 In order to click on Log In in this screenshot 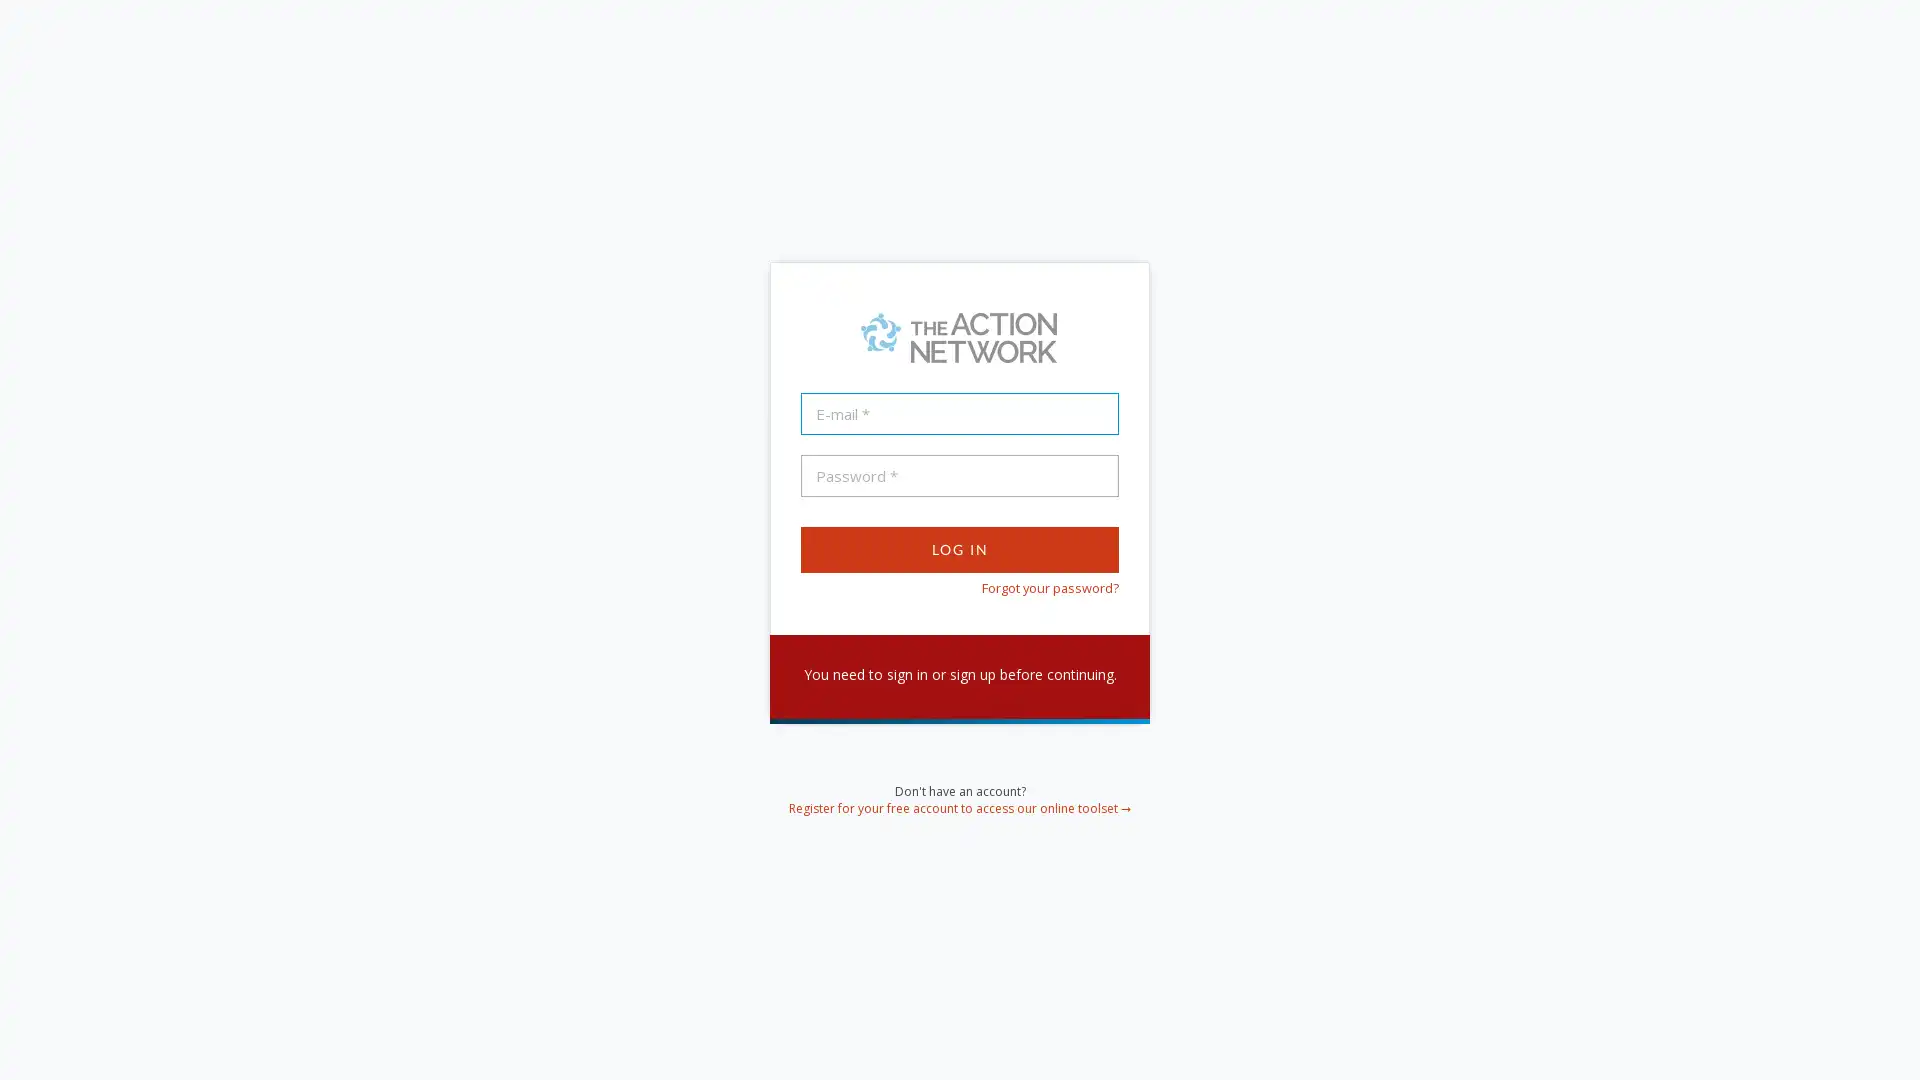, I will do `click(960, 550)`.